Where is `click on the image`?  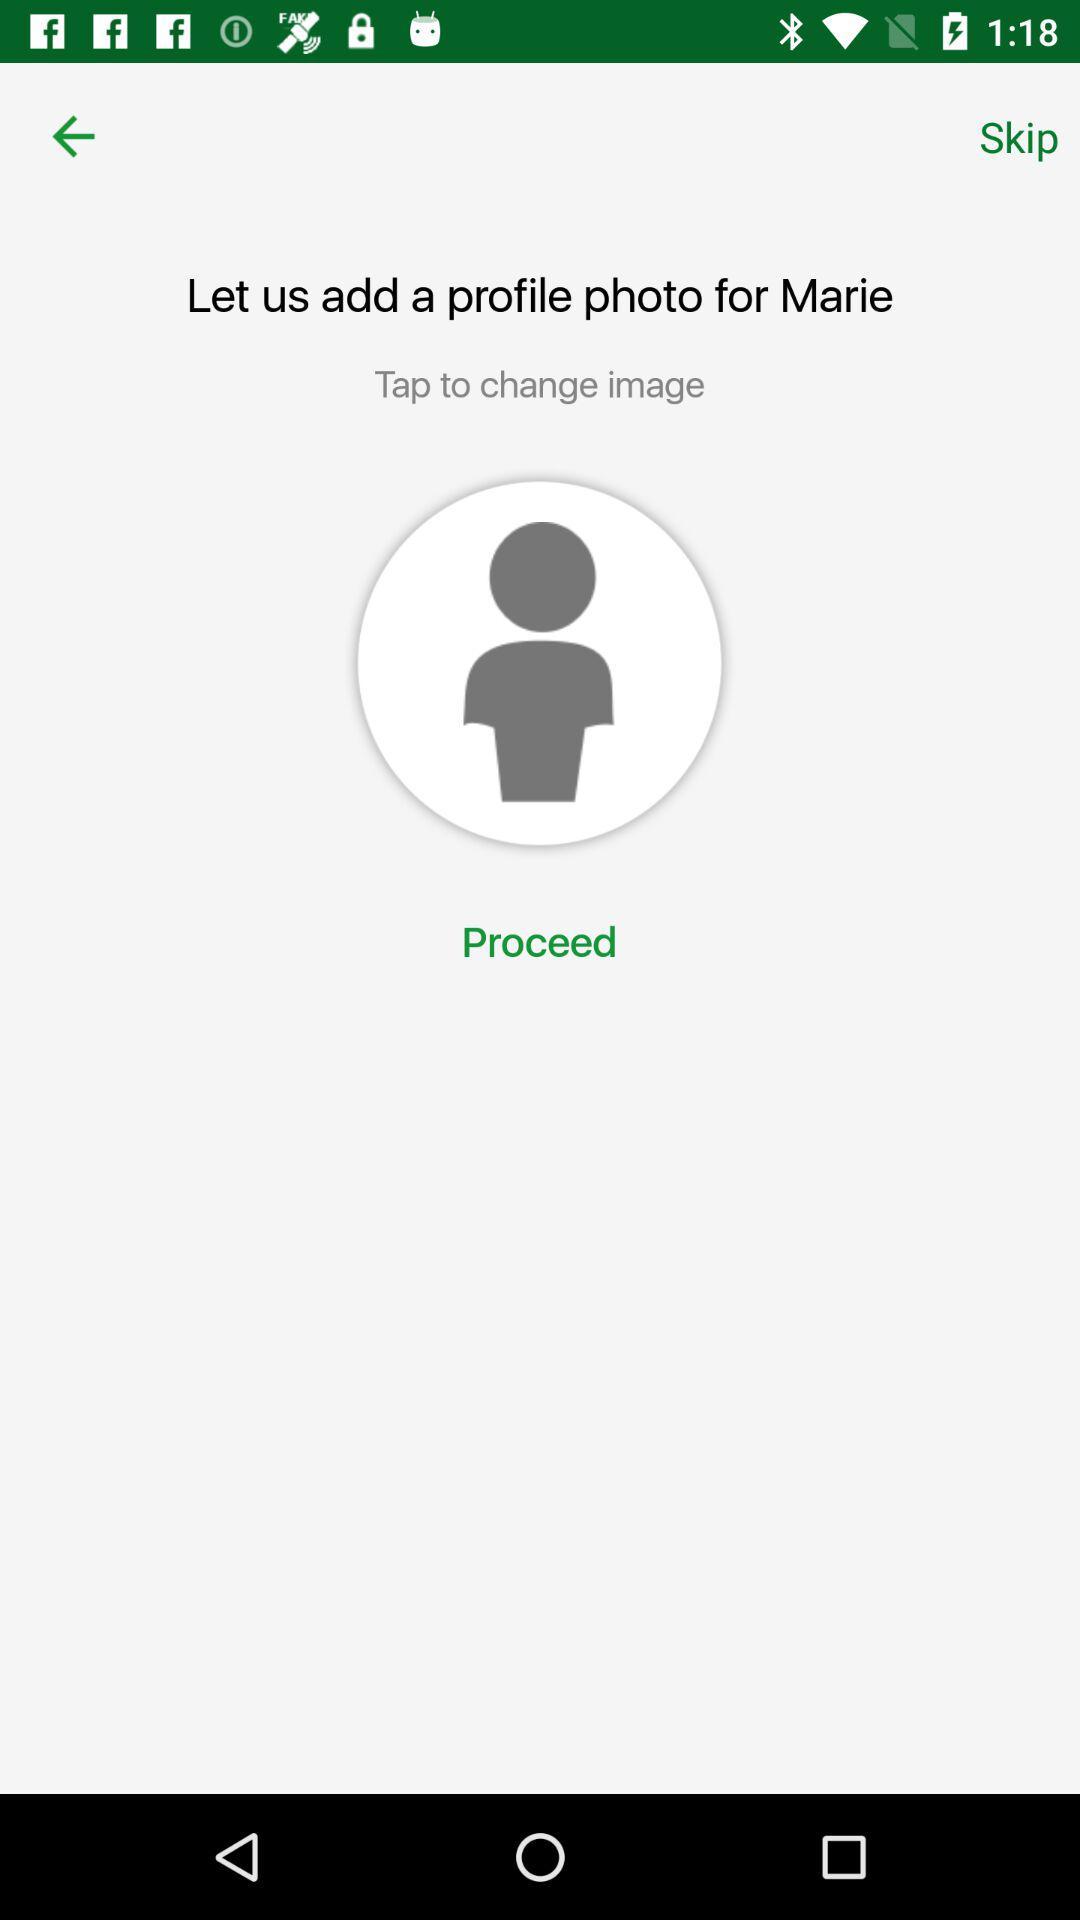
click on the image is located at coordinates (538, 663).